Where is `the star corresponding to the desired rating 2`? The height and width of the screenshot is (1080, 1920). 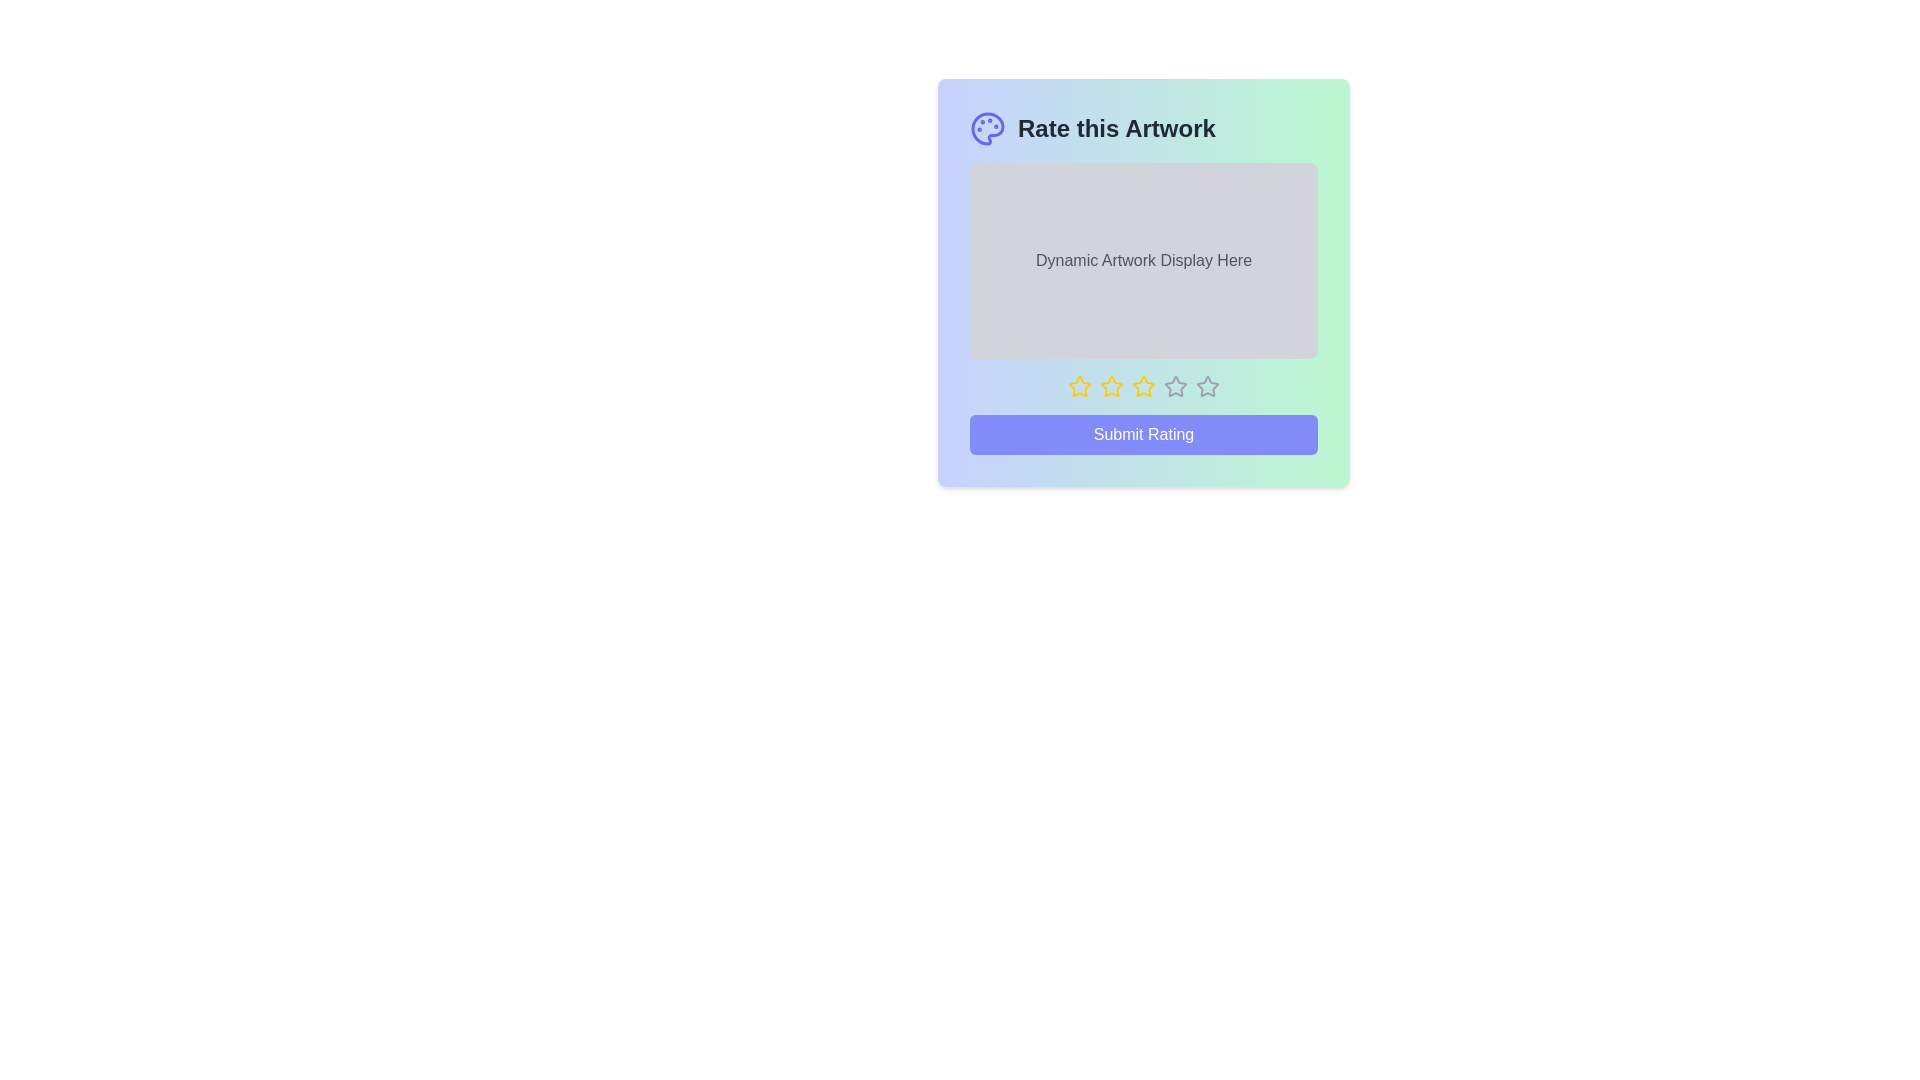
the star corresponding to the desired rating 2 is located at coordinates (1111, 386).